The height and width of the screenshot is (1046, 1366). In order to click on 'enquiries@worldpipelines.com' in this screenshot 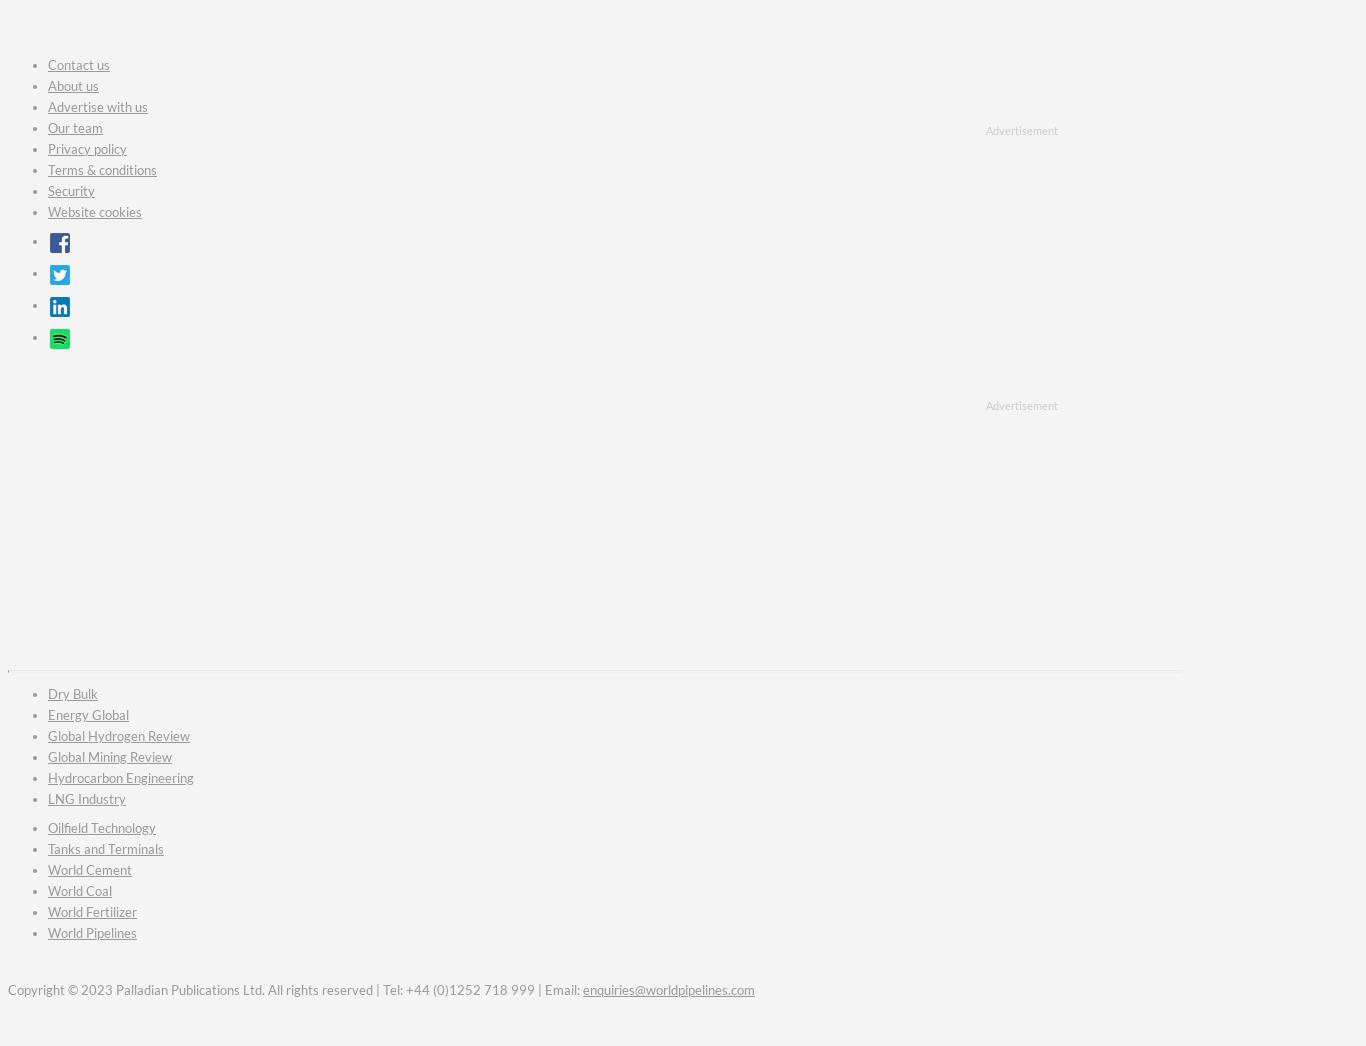, I will do `click(668, 989)`.